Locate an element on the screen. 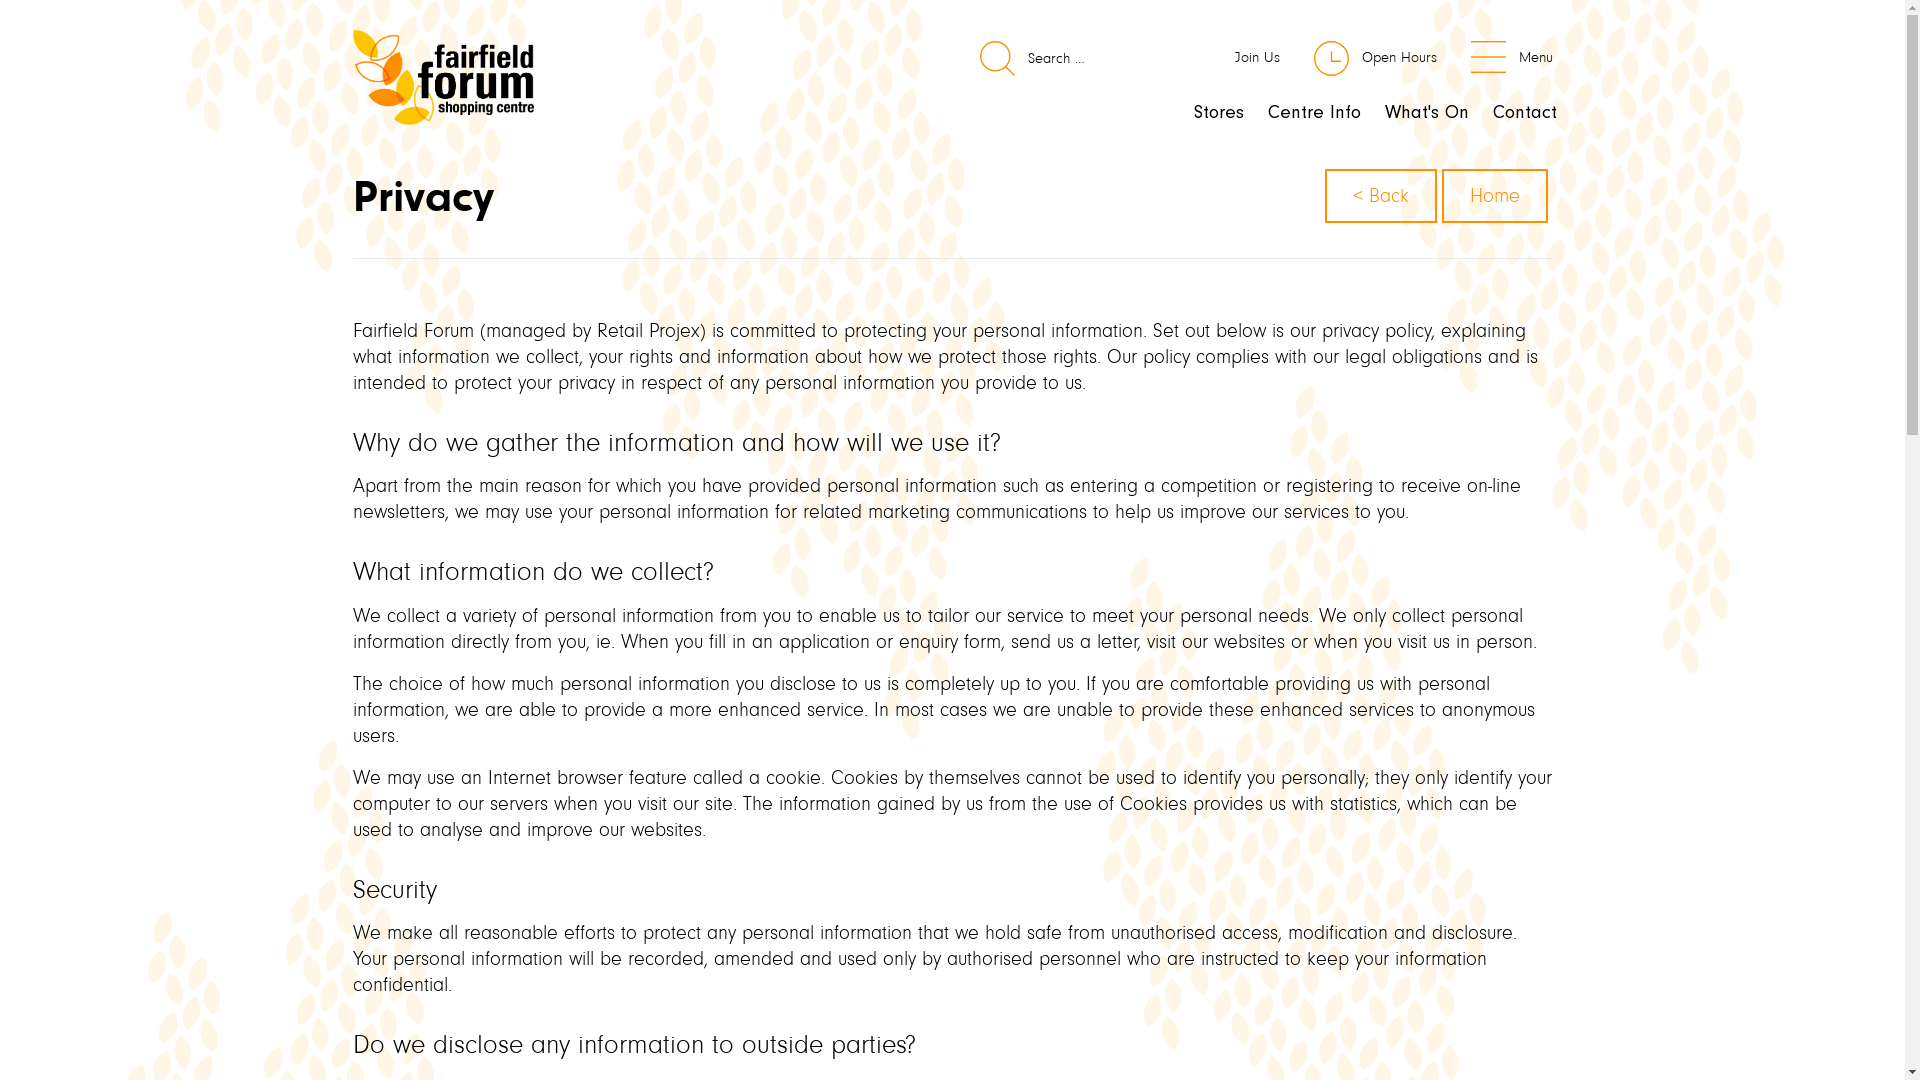  '< Back' is located at coordinates (1379, 196).